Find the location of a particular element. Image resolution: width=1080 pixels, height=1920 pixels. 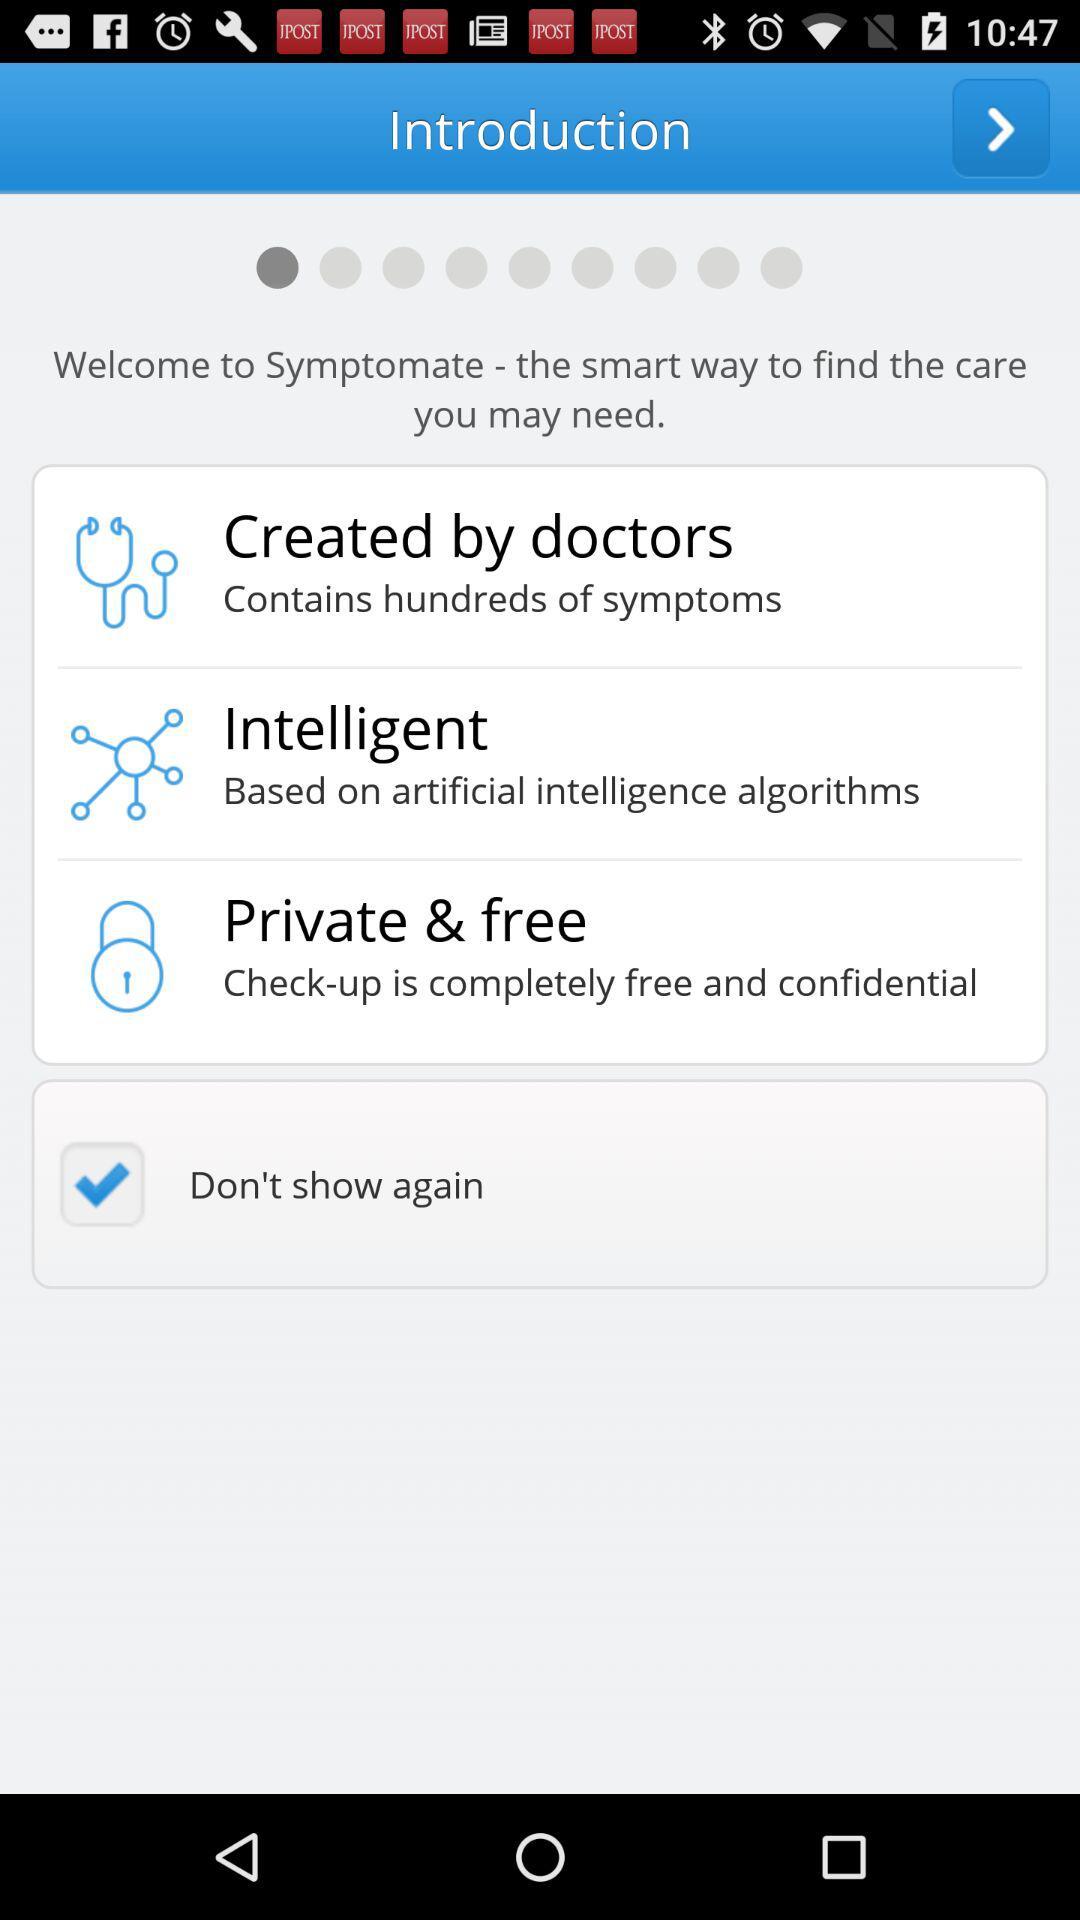

next page is located at coordinates (1001, 127).